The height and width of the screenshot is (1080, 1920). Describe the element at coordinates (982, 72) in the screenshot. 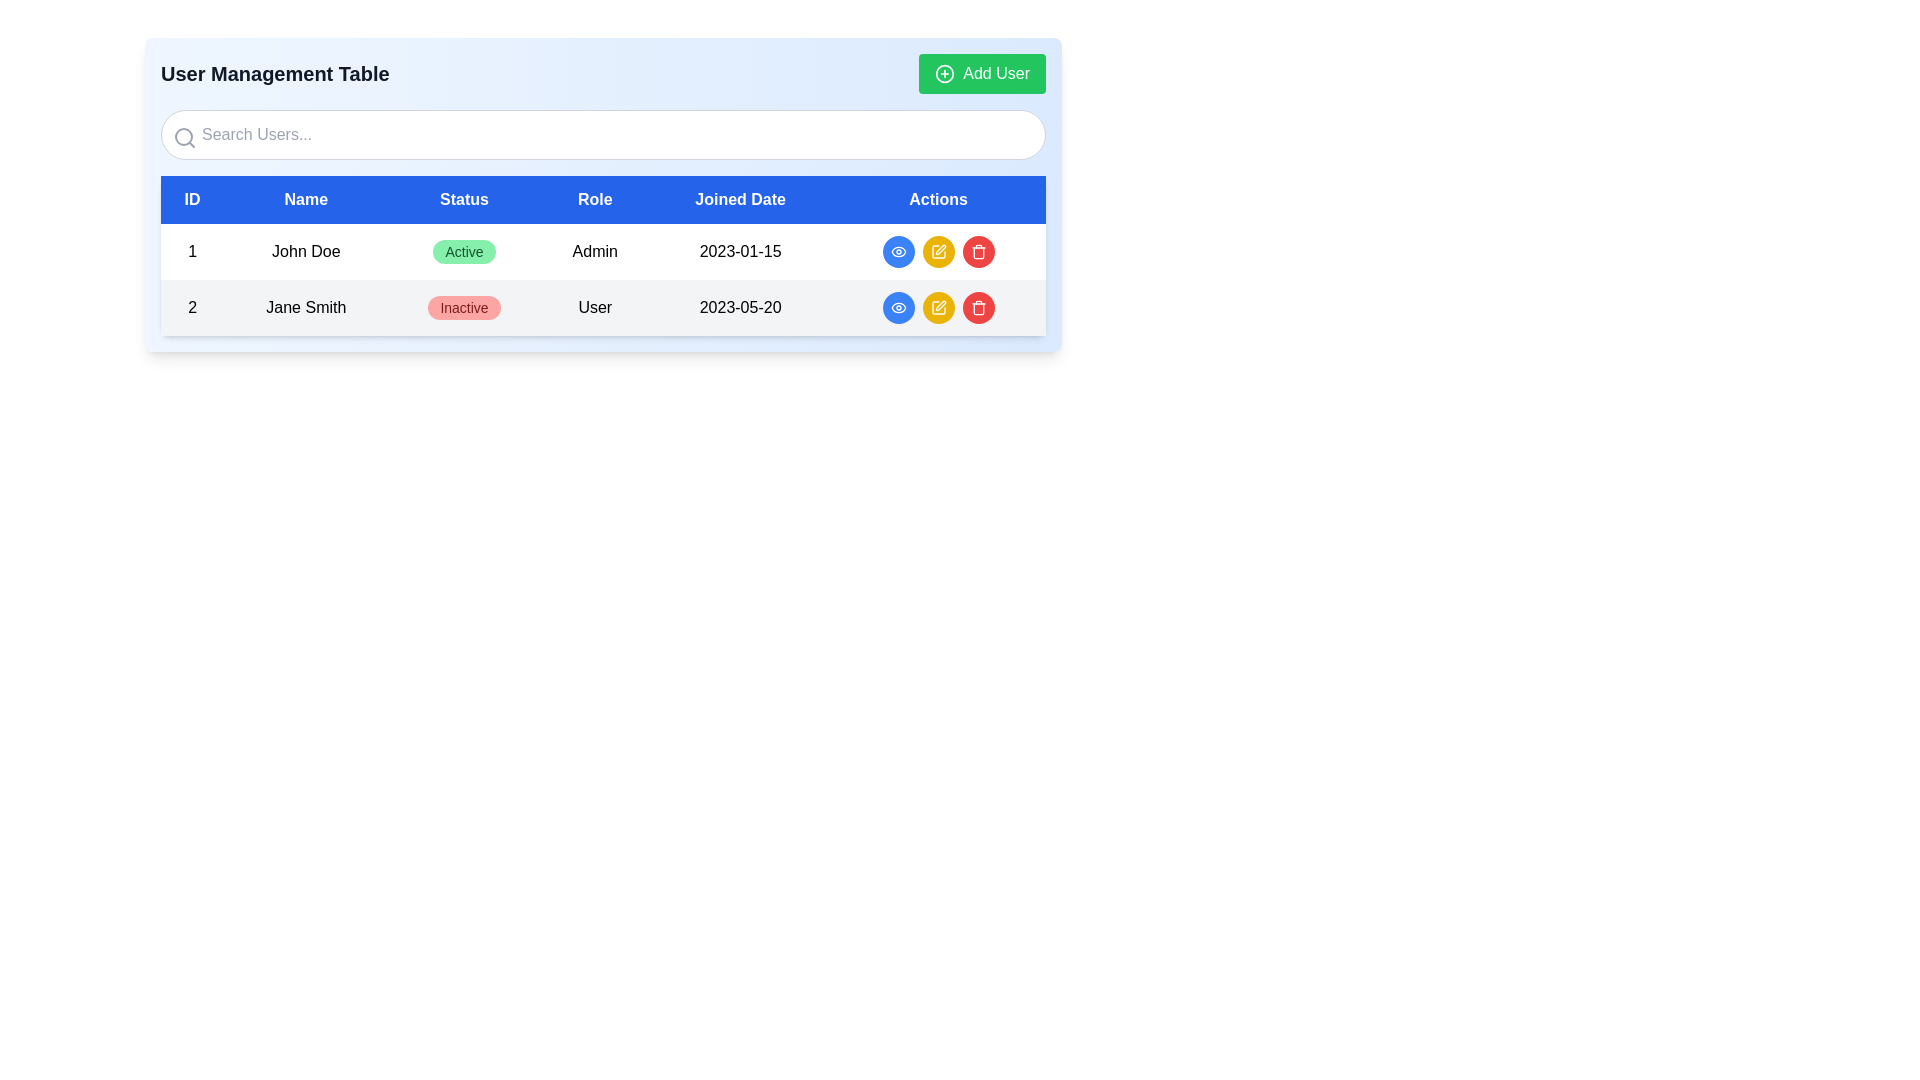

I see `the green 'Add User' button located at the far top-right corner of the 'User Management Table' header` at that location.